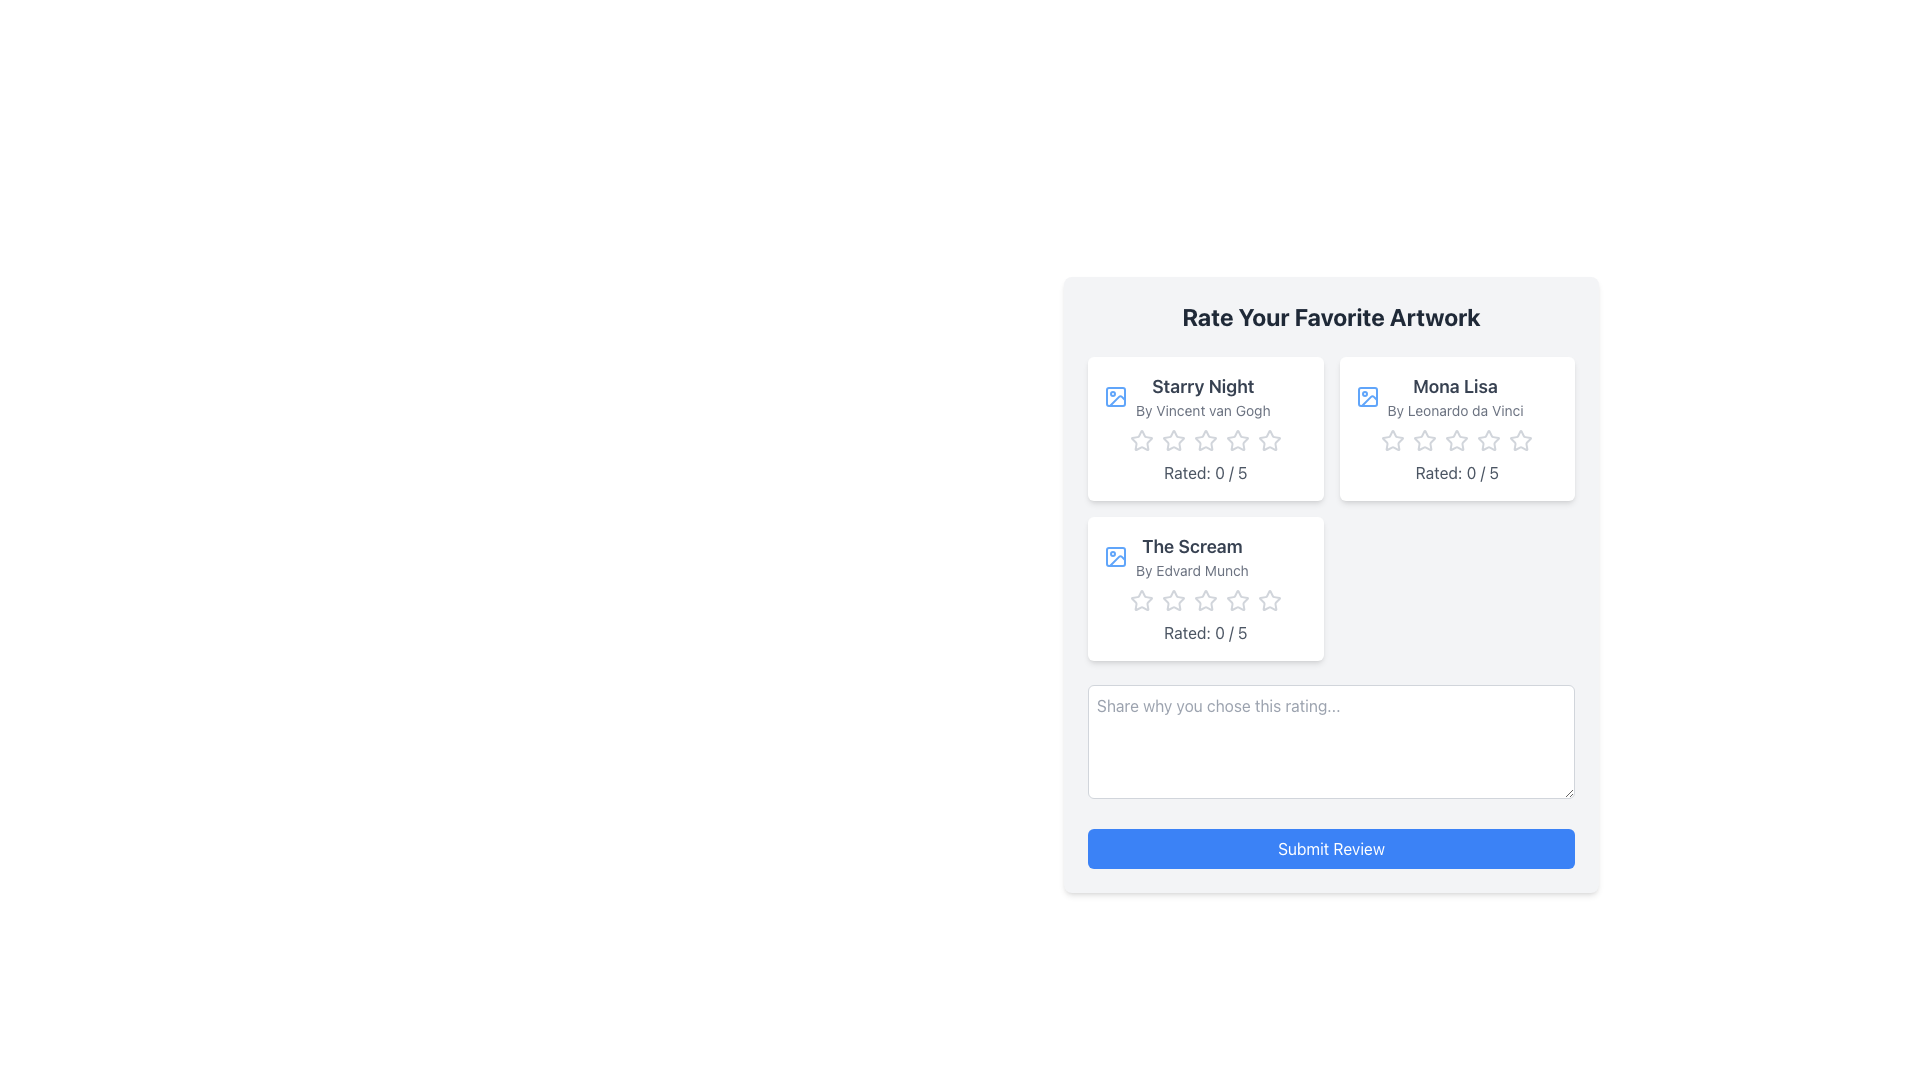 The height and width of the screenshot is (1080, 1920). I want to click on on the fifth rating star icon for the artwork 'Mona Lisa', so click(1489, 439).